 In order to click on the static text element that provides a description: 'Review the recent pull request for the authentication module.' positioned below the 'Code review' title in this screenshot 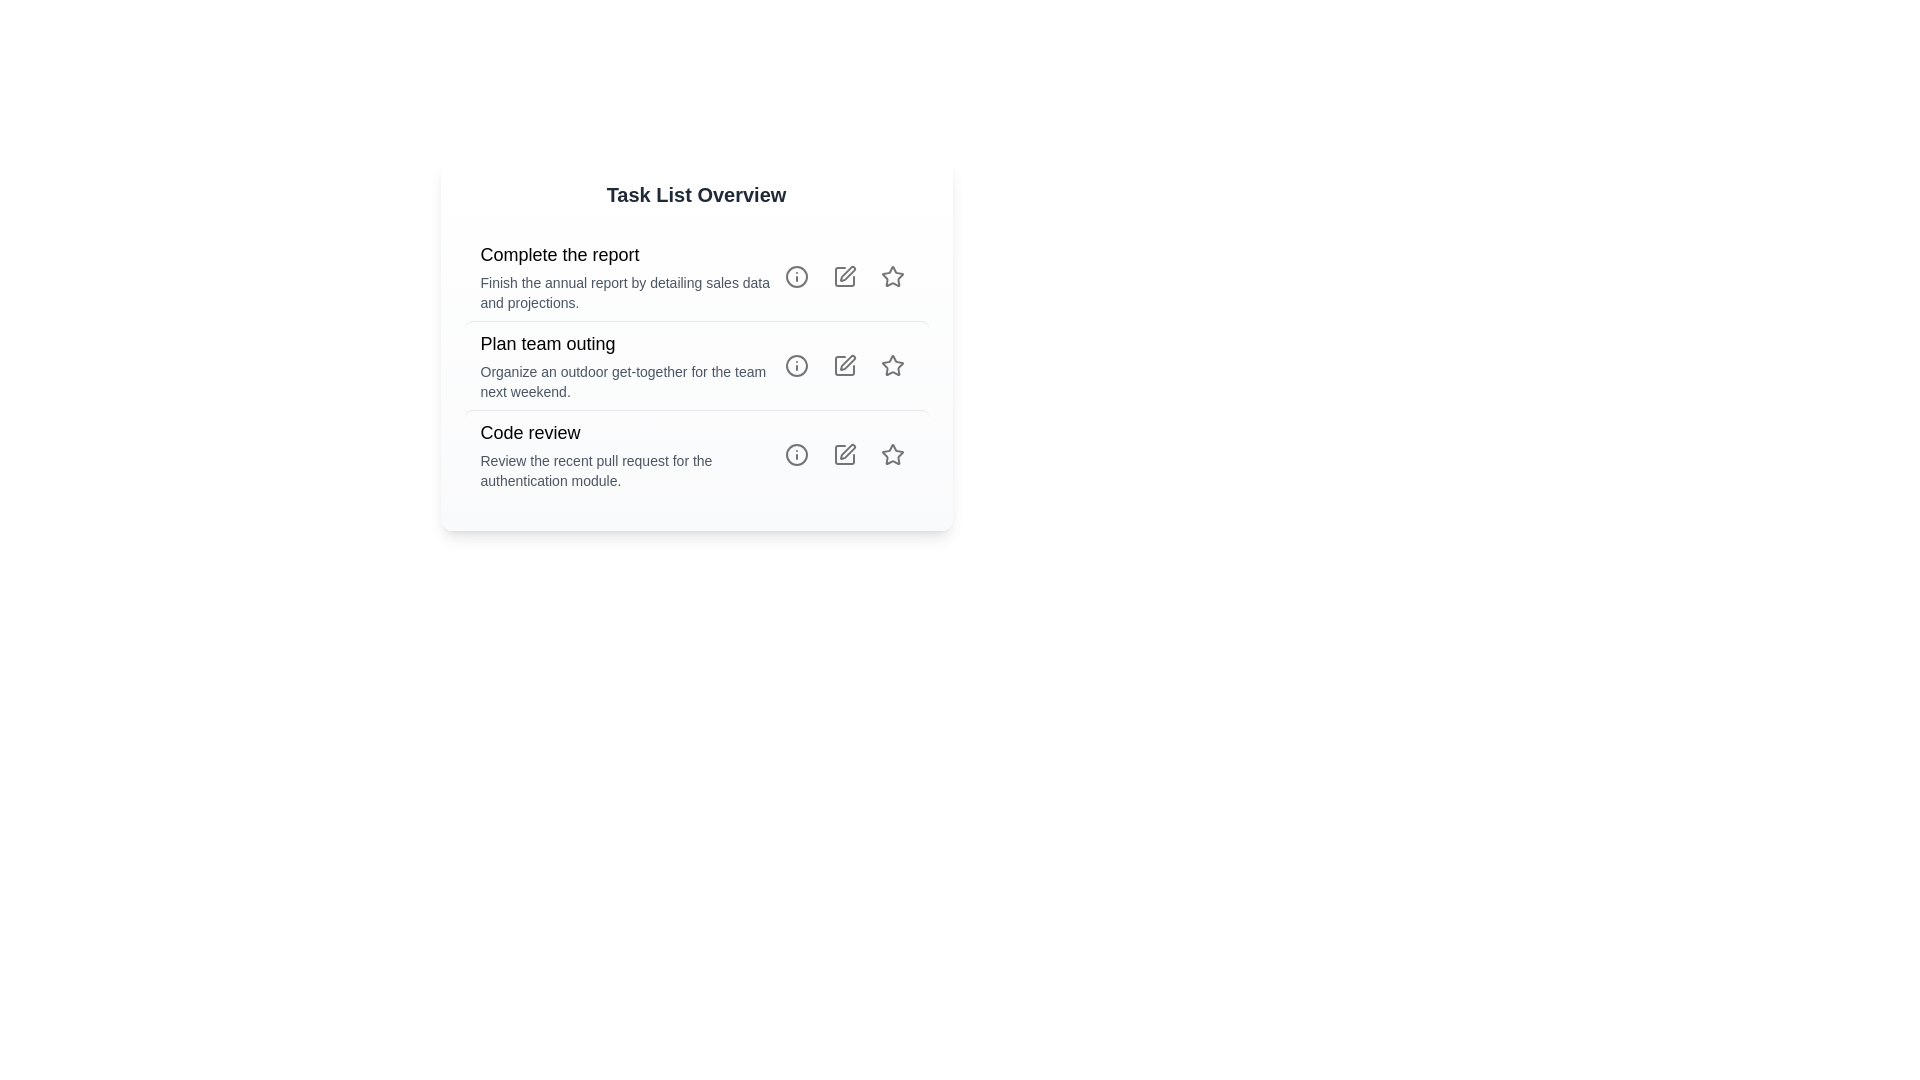, I will do `click(627, 470)`.